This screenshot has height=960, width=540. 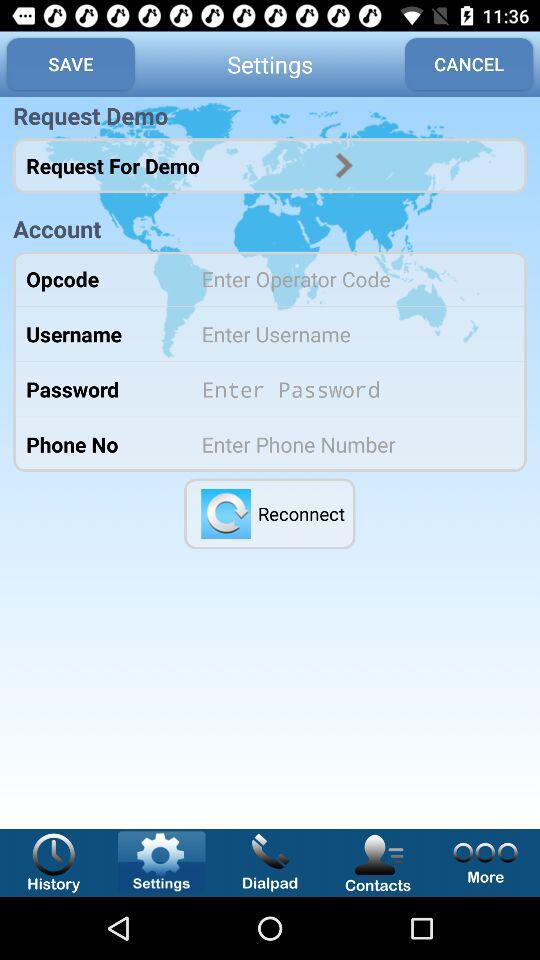 I want to click on press request for demo, so click(x=343, y=164).